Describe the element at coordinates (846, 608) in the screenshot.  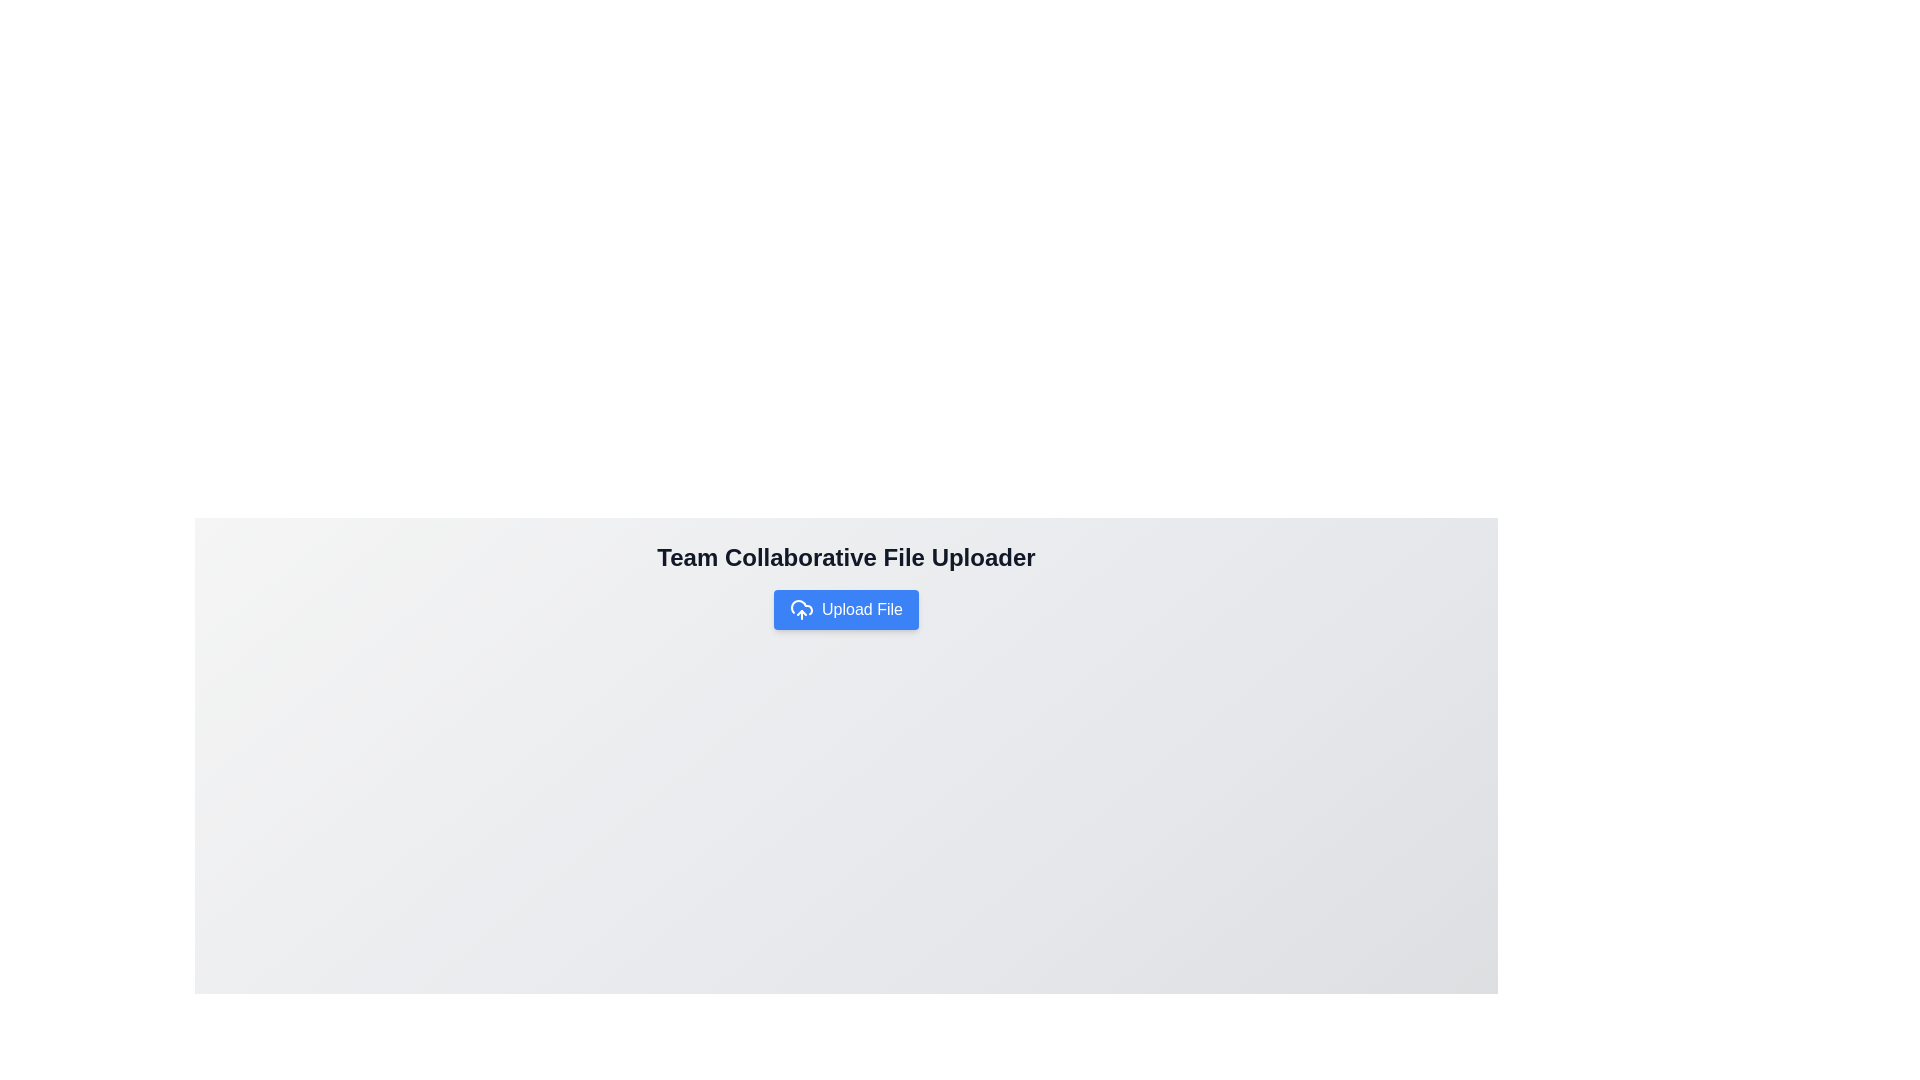
I see `the button labeled 'Team Collaborative File Uploader' to observe the hover effects` at that location.